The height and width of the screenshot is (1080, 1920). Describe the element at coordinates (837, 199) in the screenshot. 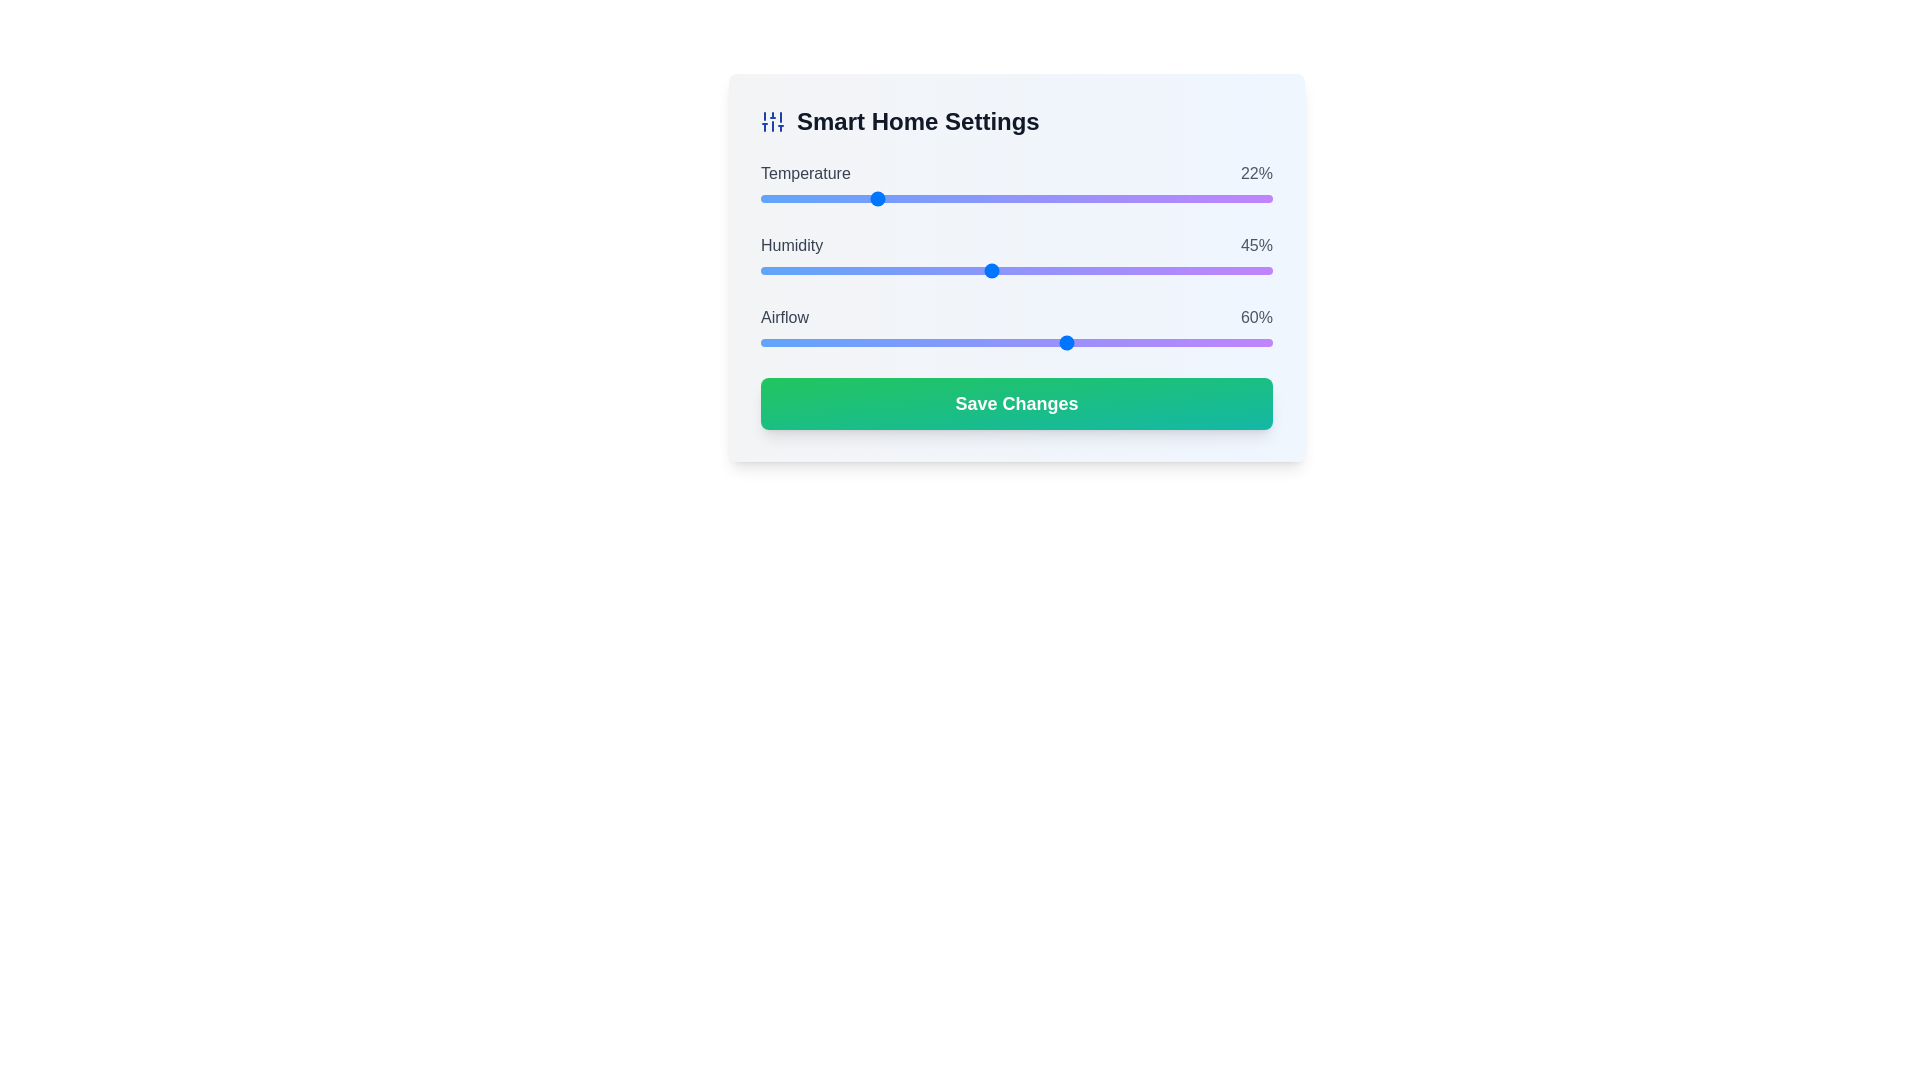

I see `the slider` at that location.